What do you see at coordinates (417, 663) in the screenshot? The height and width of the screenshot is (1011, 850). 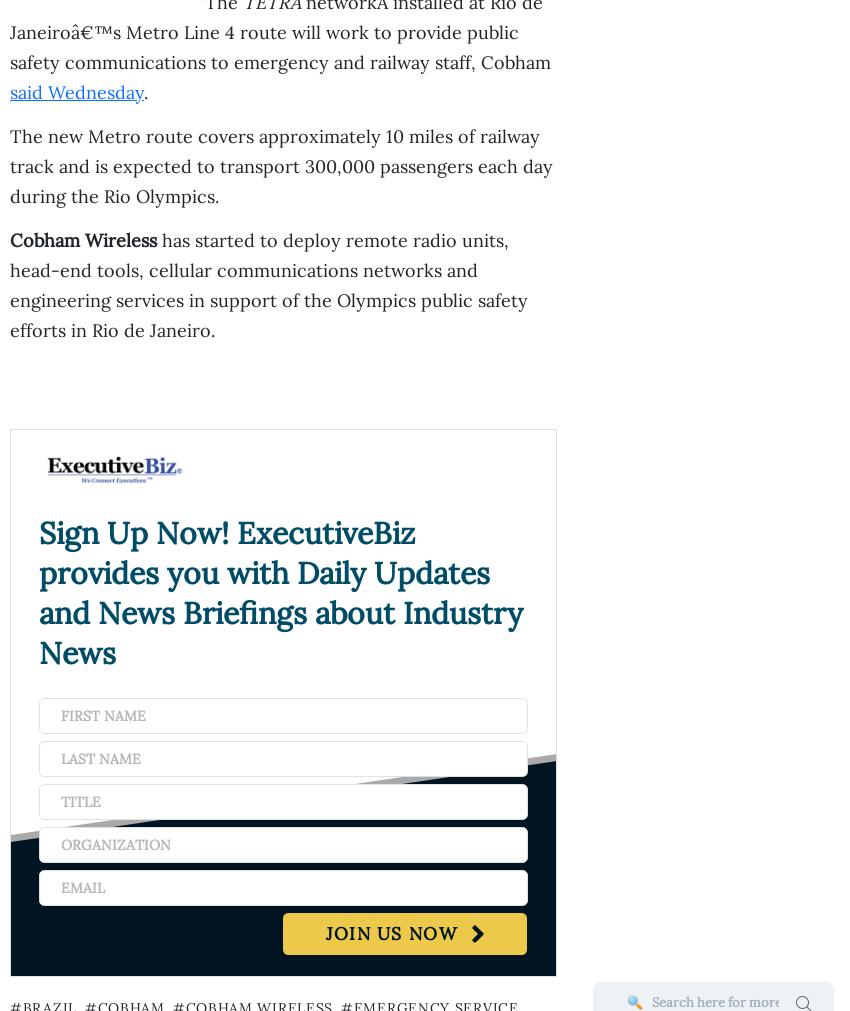 I see `'© 2022 Copyrights Executive Mosaic - All Rights Reserved'` at bounding box center [417, 663].